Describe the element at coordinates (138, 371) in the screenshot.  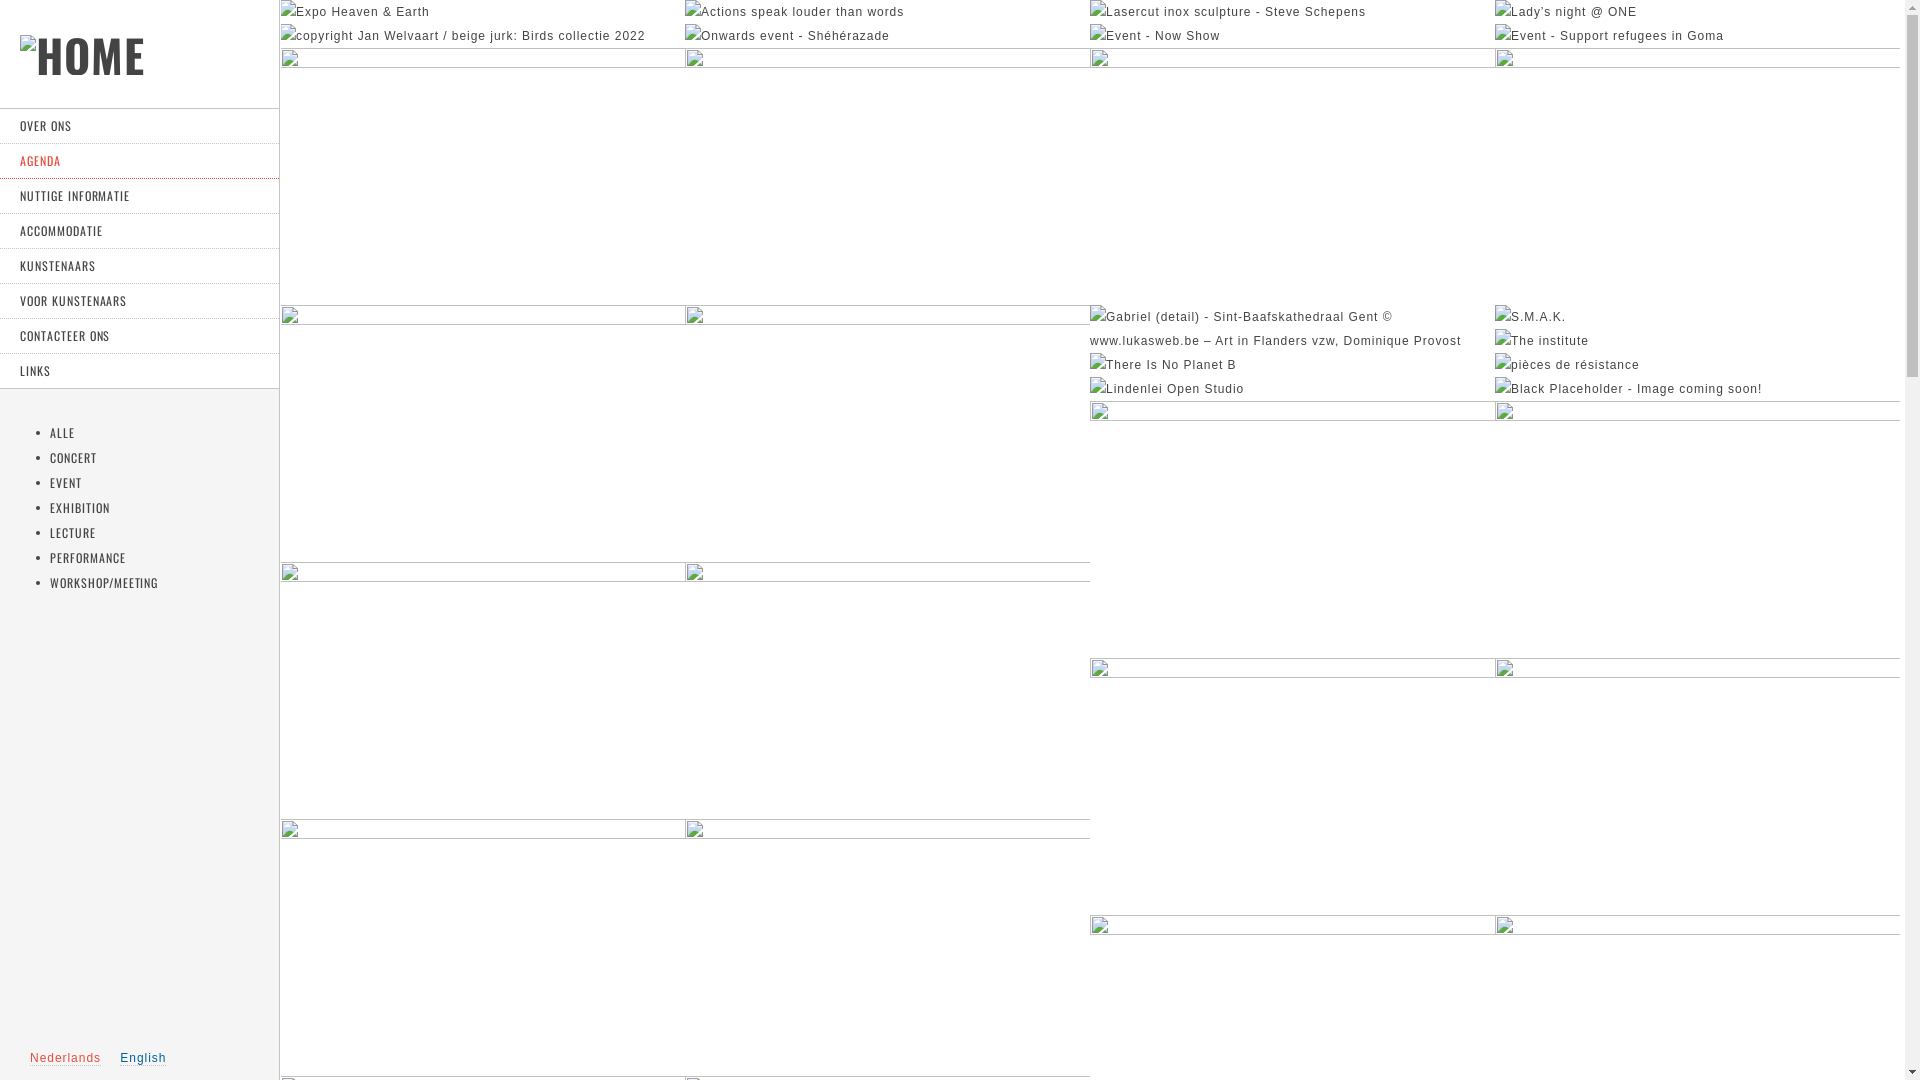
I see `'LINKS'` at that location.